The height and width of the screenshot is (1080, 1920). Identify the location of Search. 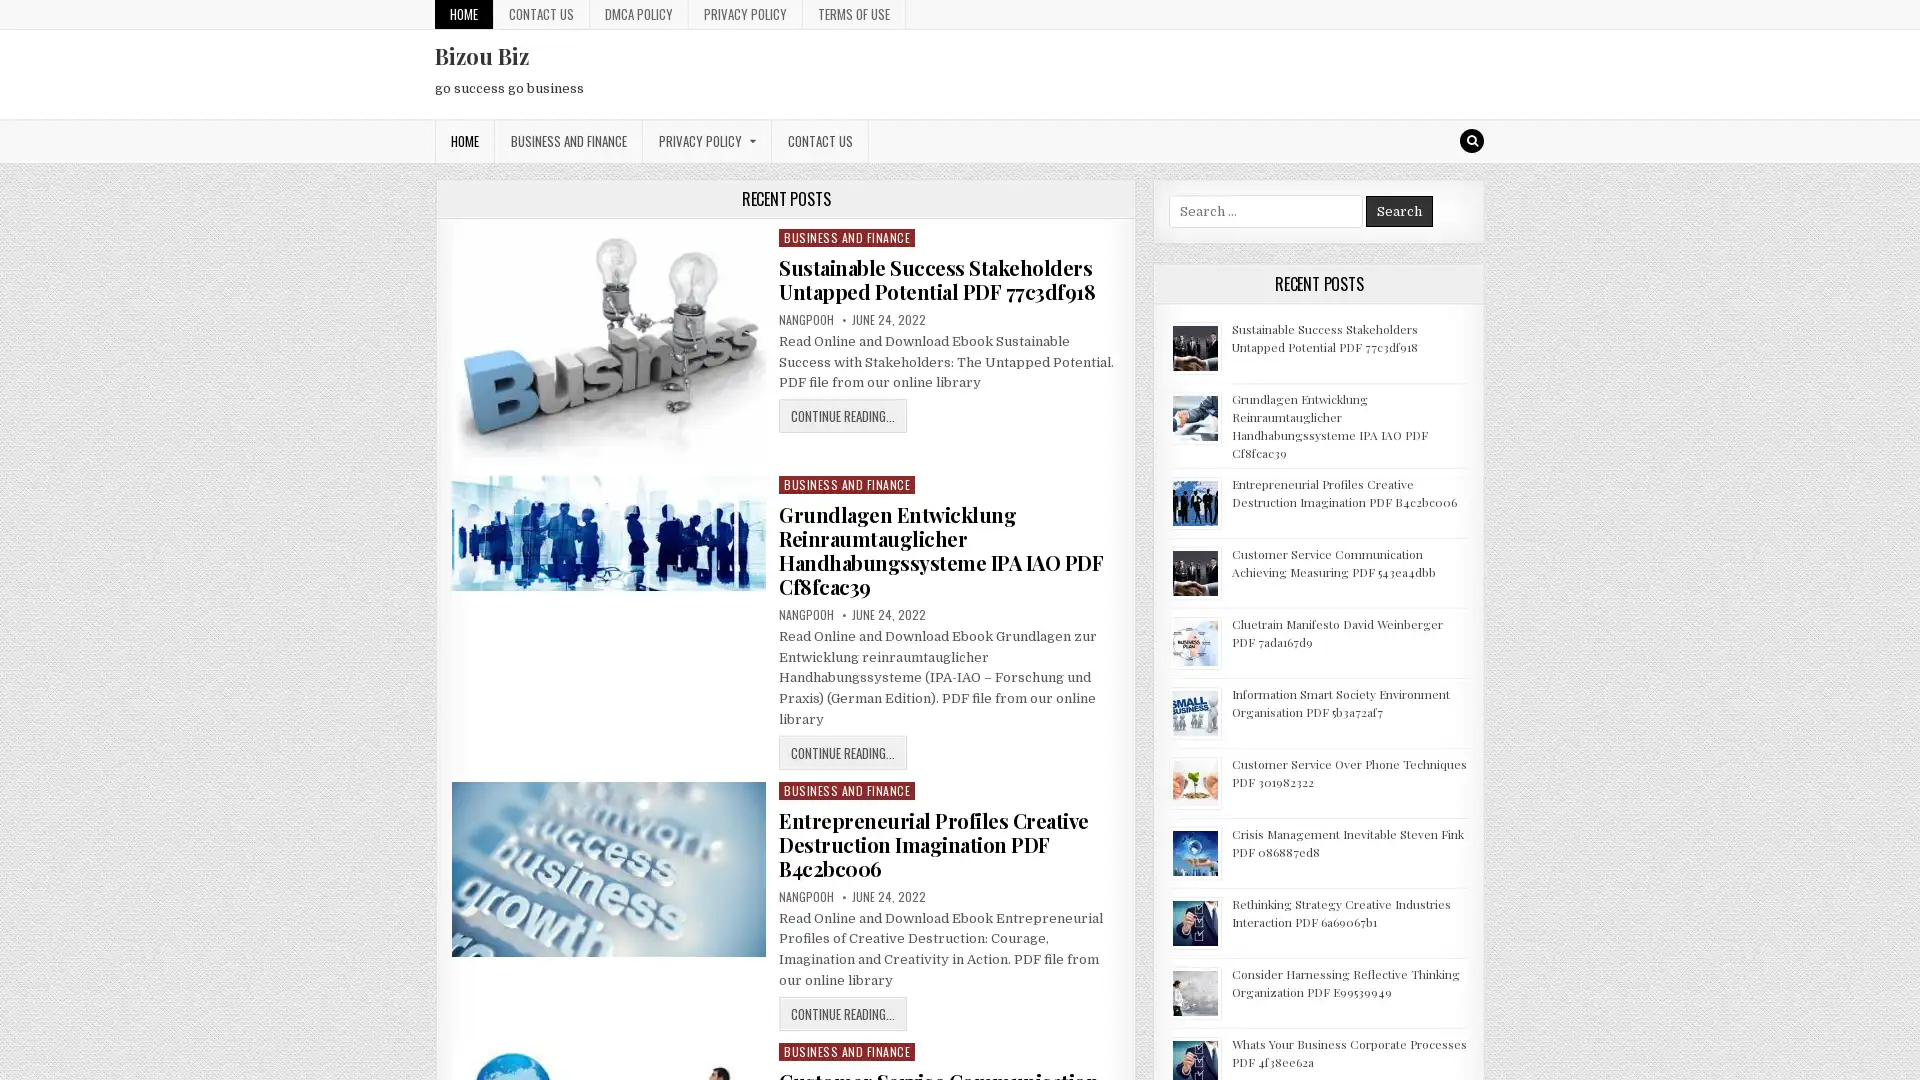
(1398, 211).